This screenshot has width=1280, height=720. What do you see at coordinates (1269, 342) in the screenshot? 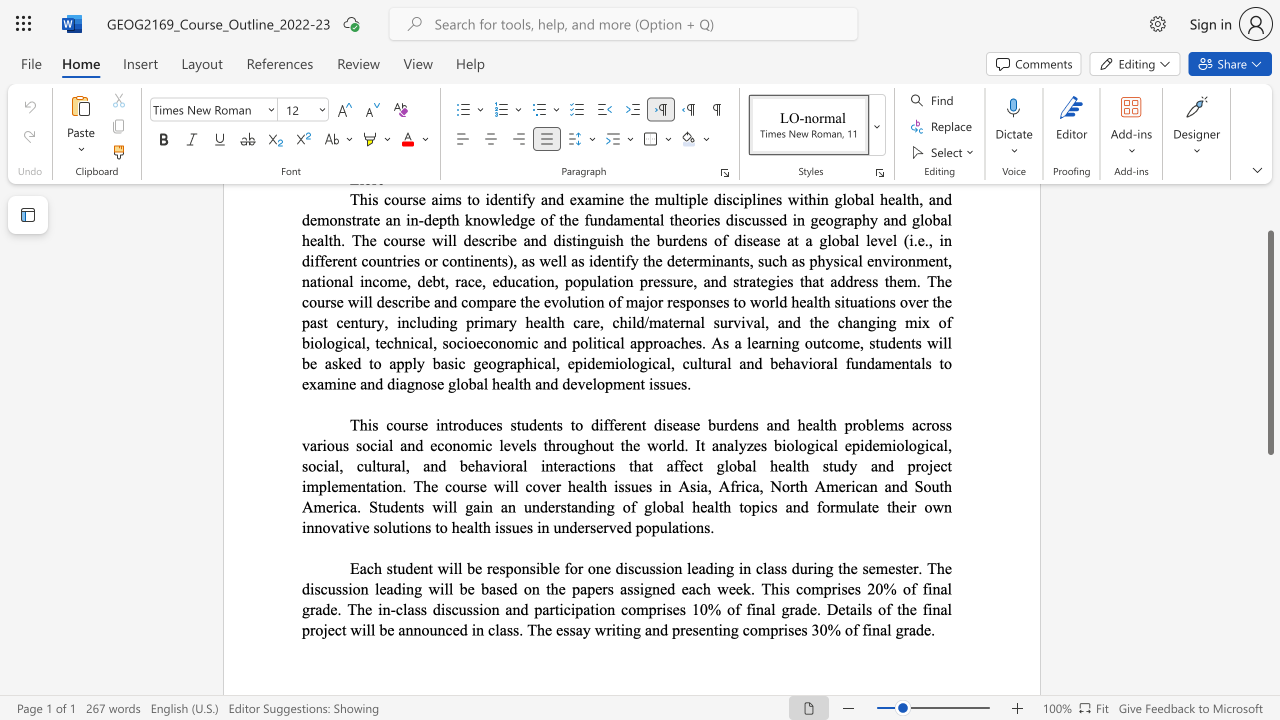
I see `the scrollbar and move up 70 pixels` at bounding box center [1269, 342].